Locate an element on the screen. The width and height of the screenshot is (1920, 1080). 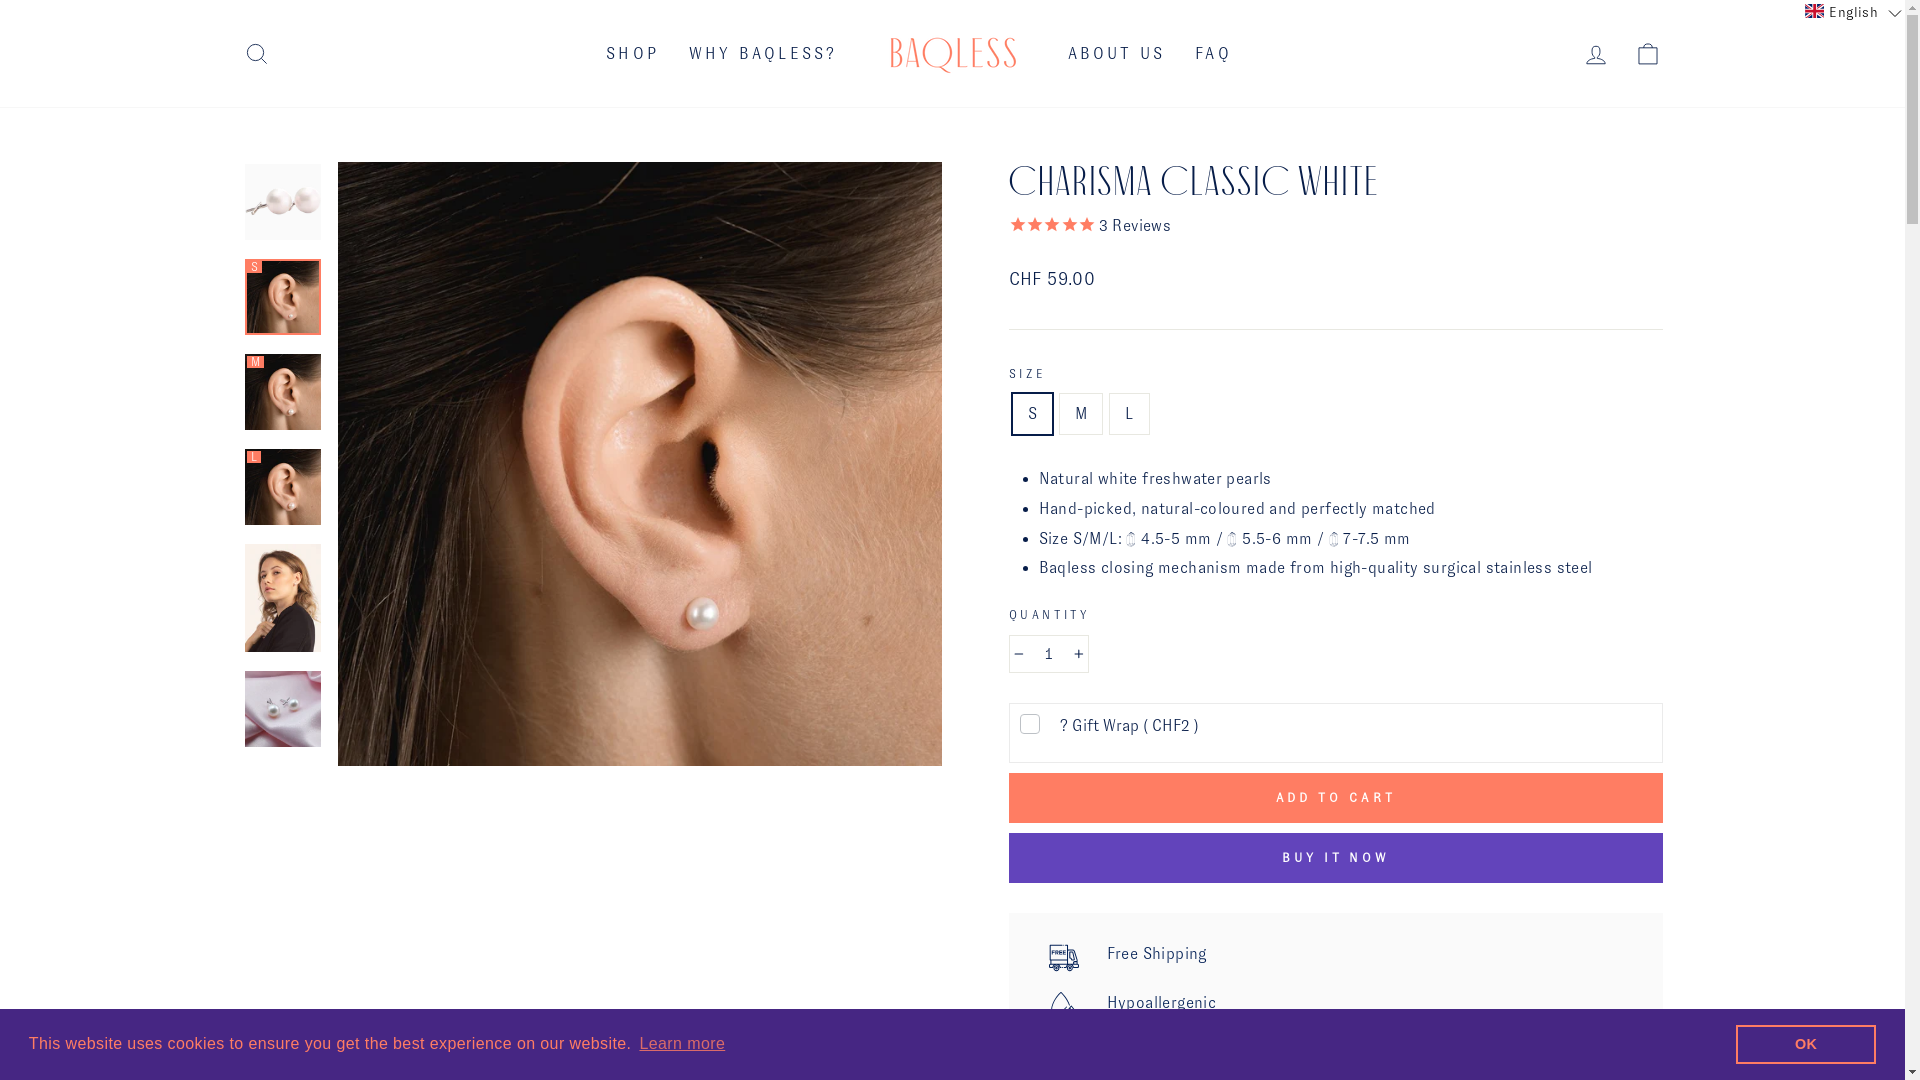
'CART' is located at coordinates (1647, 52).